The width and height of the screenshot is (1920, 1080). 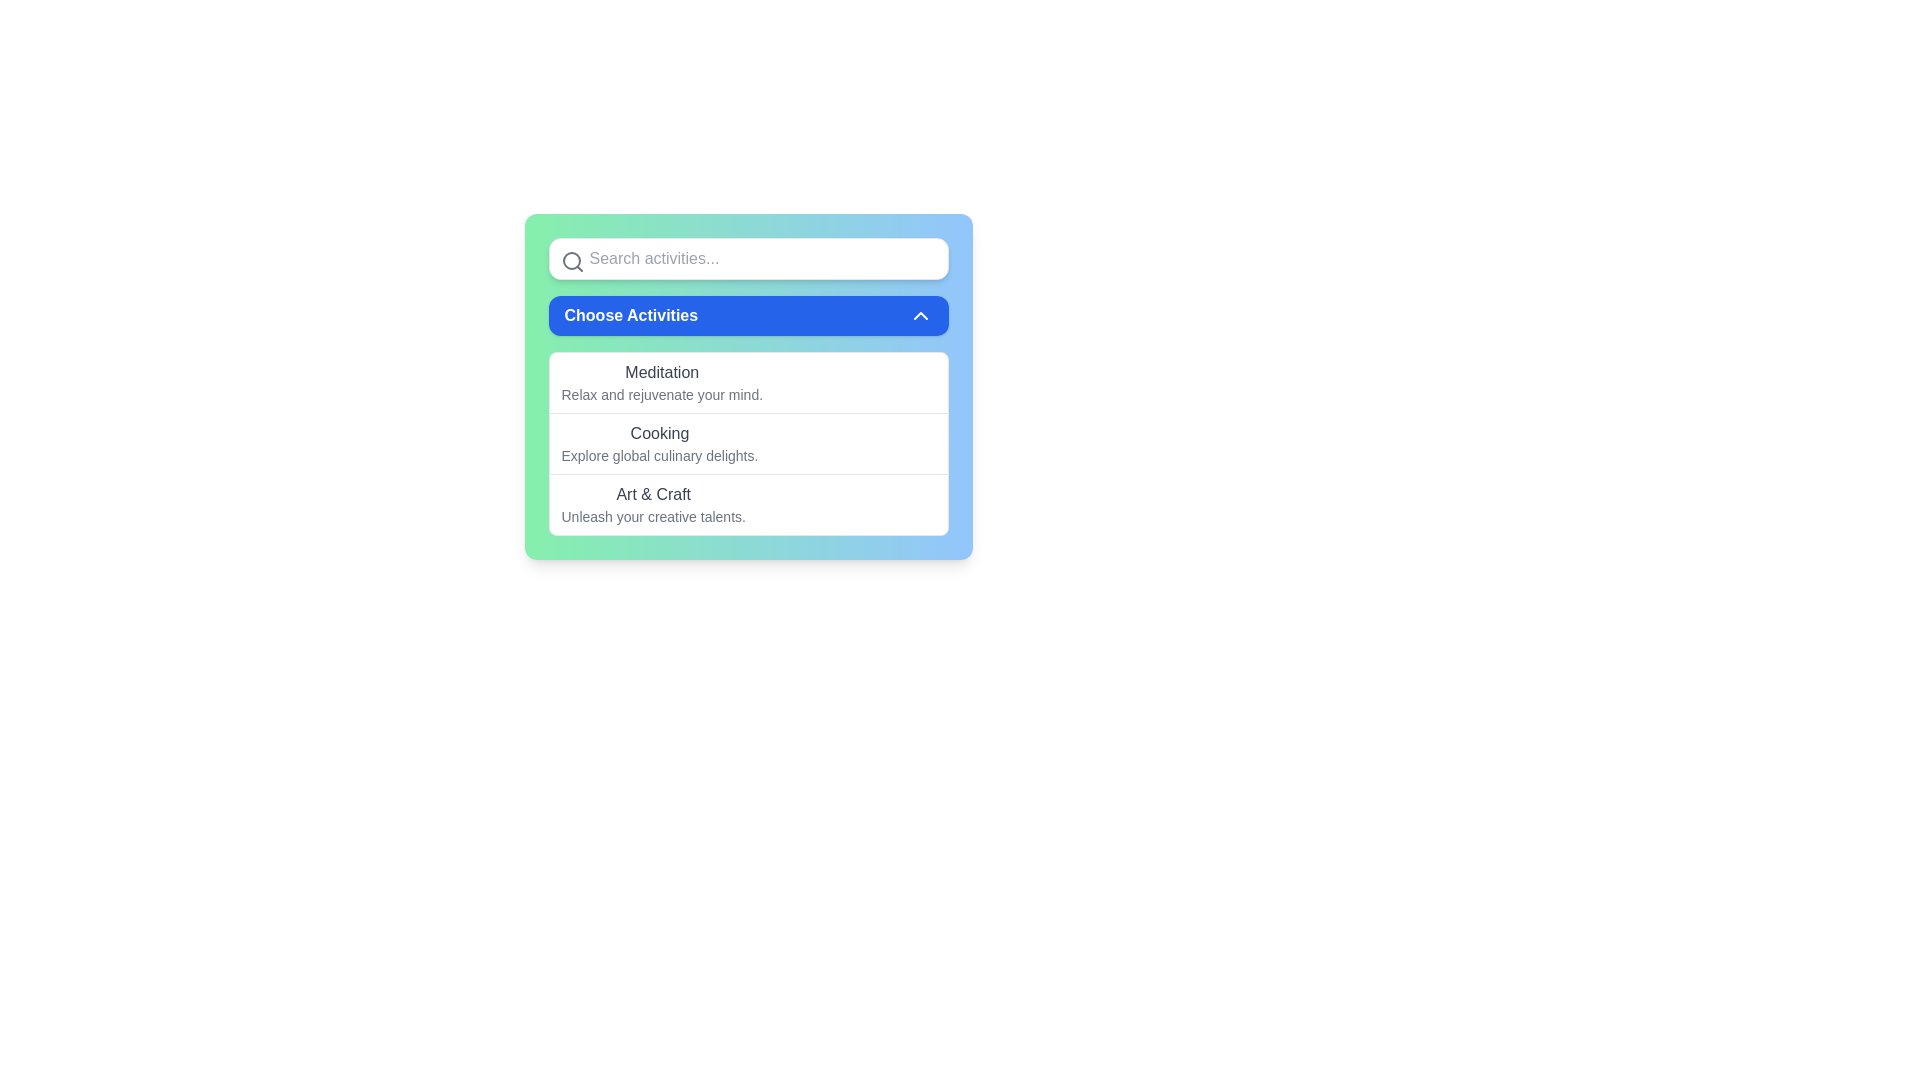 What do you see at coordinates (571, 261) in the screenshot?
I see `the search icon resembling a magnifying glass, which is positioned to the left of the text input field labeled 'Search activities...'` at bounding box center [571, 261].